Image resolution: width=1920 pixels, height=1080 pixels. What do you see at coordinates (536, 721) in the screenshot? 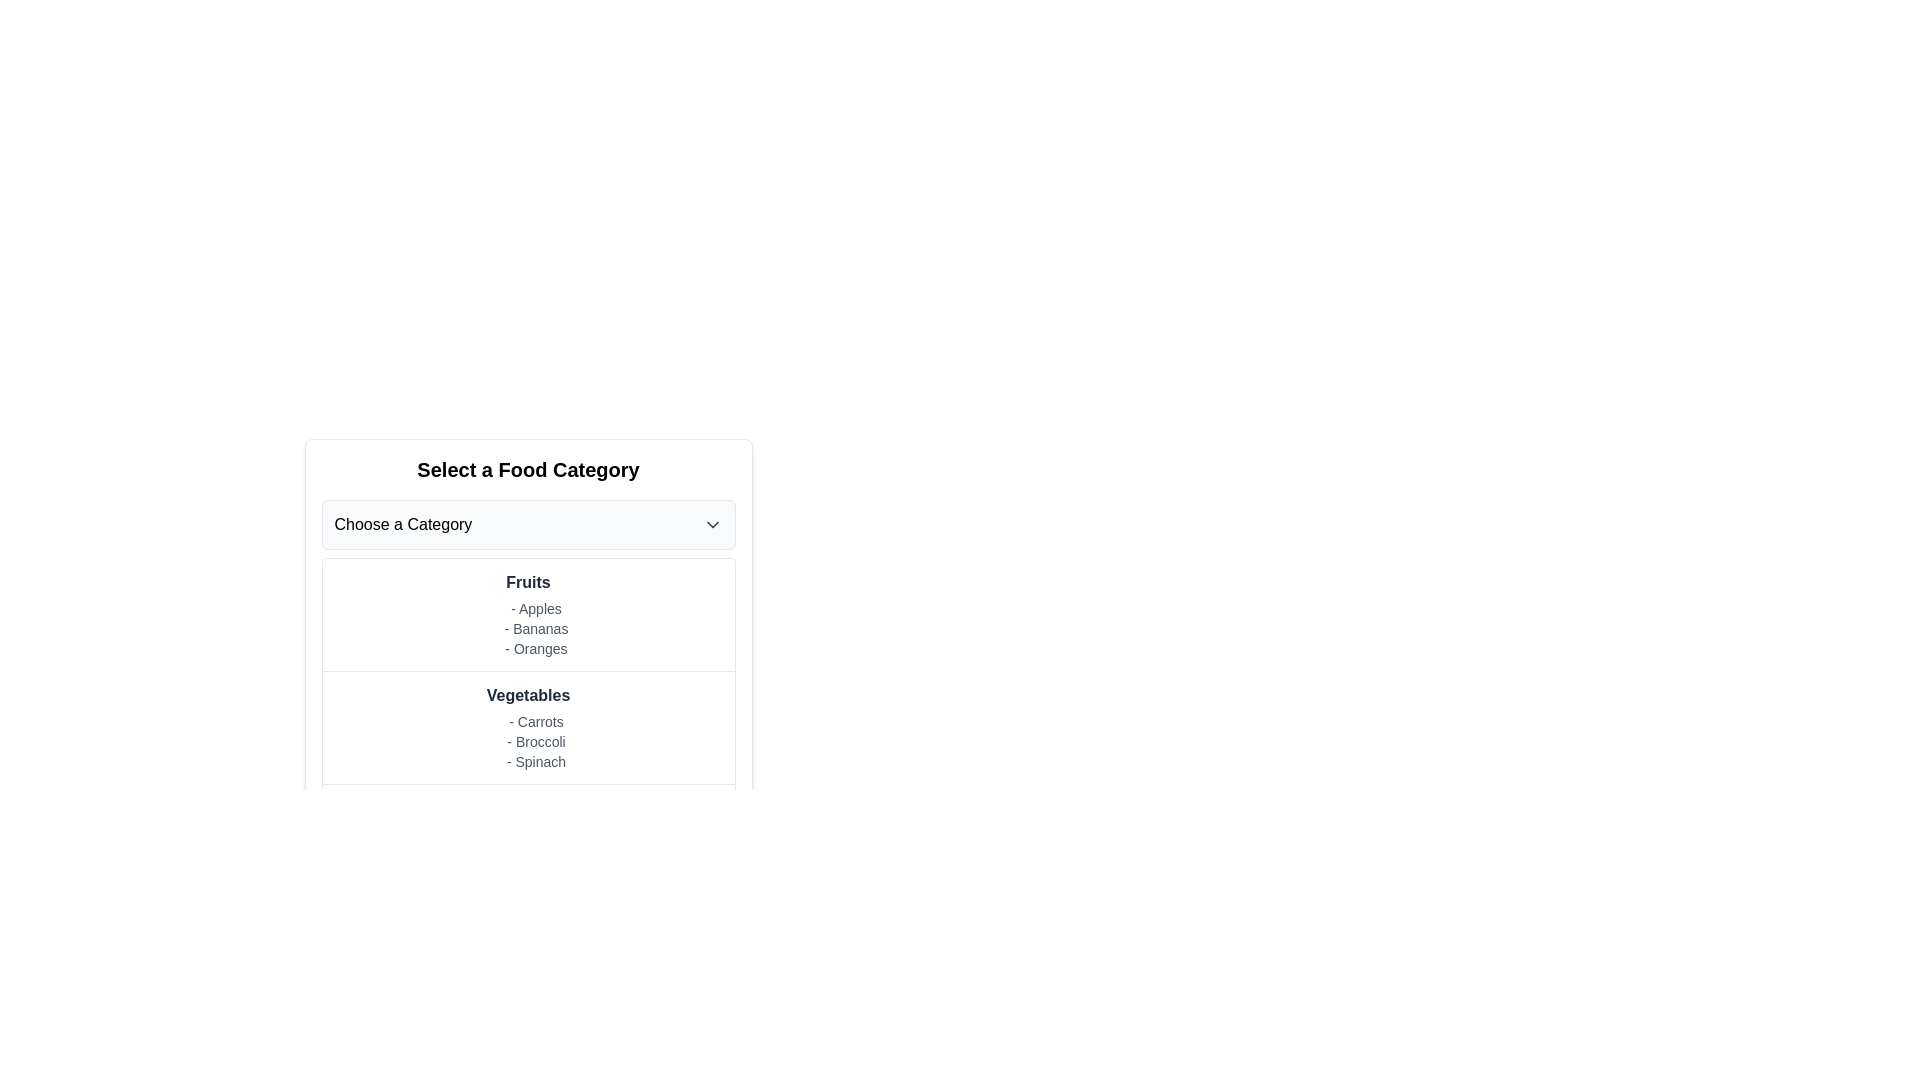
I see `the first list entry representing 'Carrots' in the vegetable selection interface, located under the 'Vegetables' category` at bounding box center [536, 721].